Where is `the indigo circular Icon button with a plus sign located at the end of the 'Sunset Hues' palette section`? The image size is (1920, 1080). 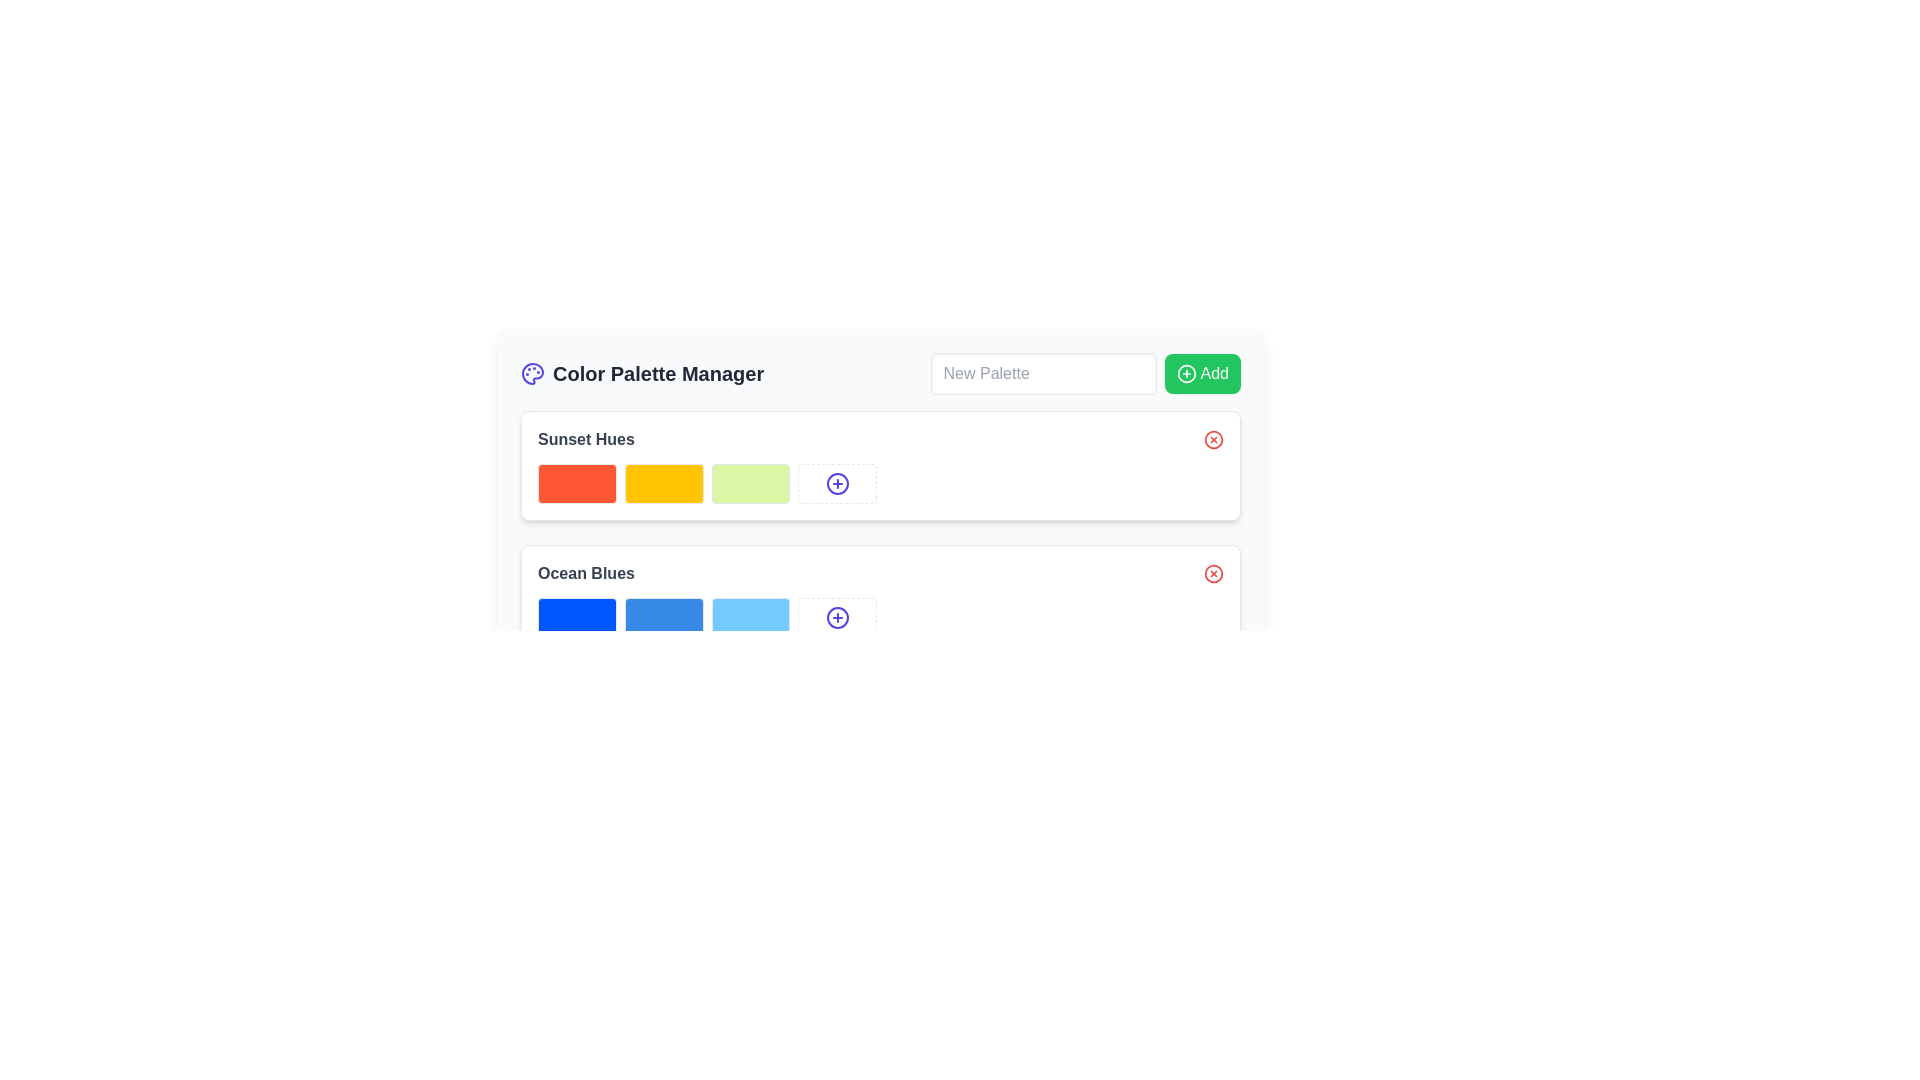 the indigo circular Icon button with a plus sign located at the end of the 'Sunset Hues' palette section is located at coordinates (837, 483).